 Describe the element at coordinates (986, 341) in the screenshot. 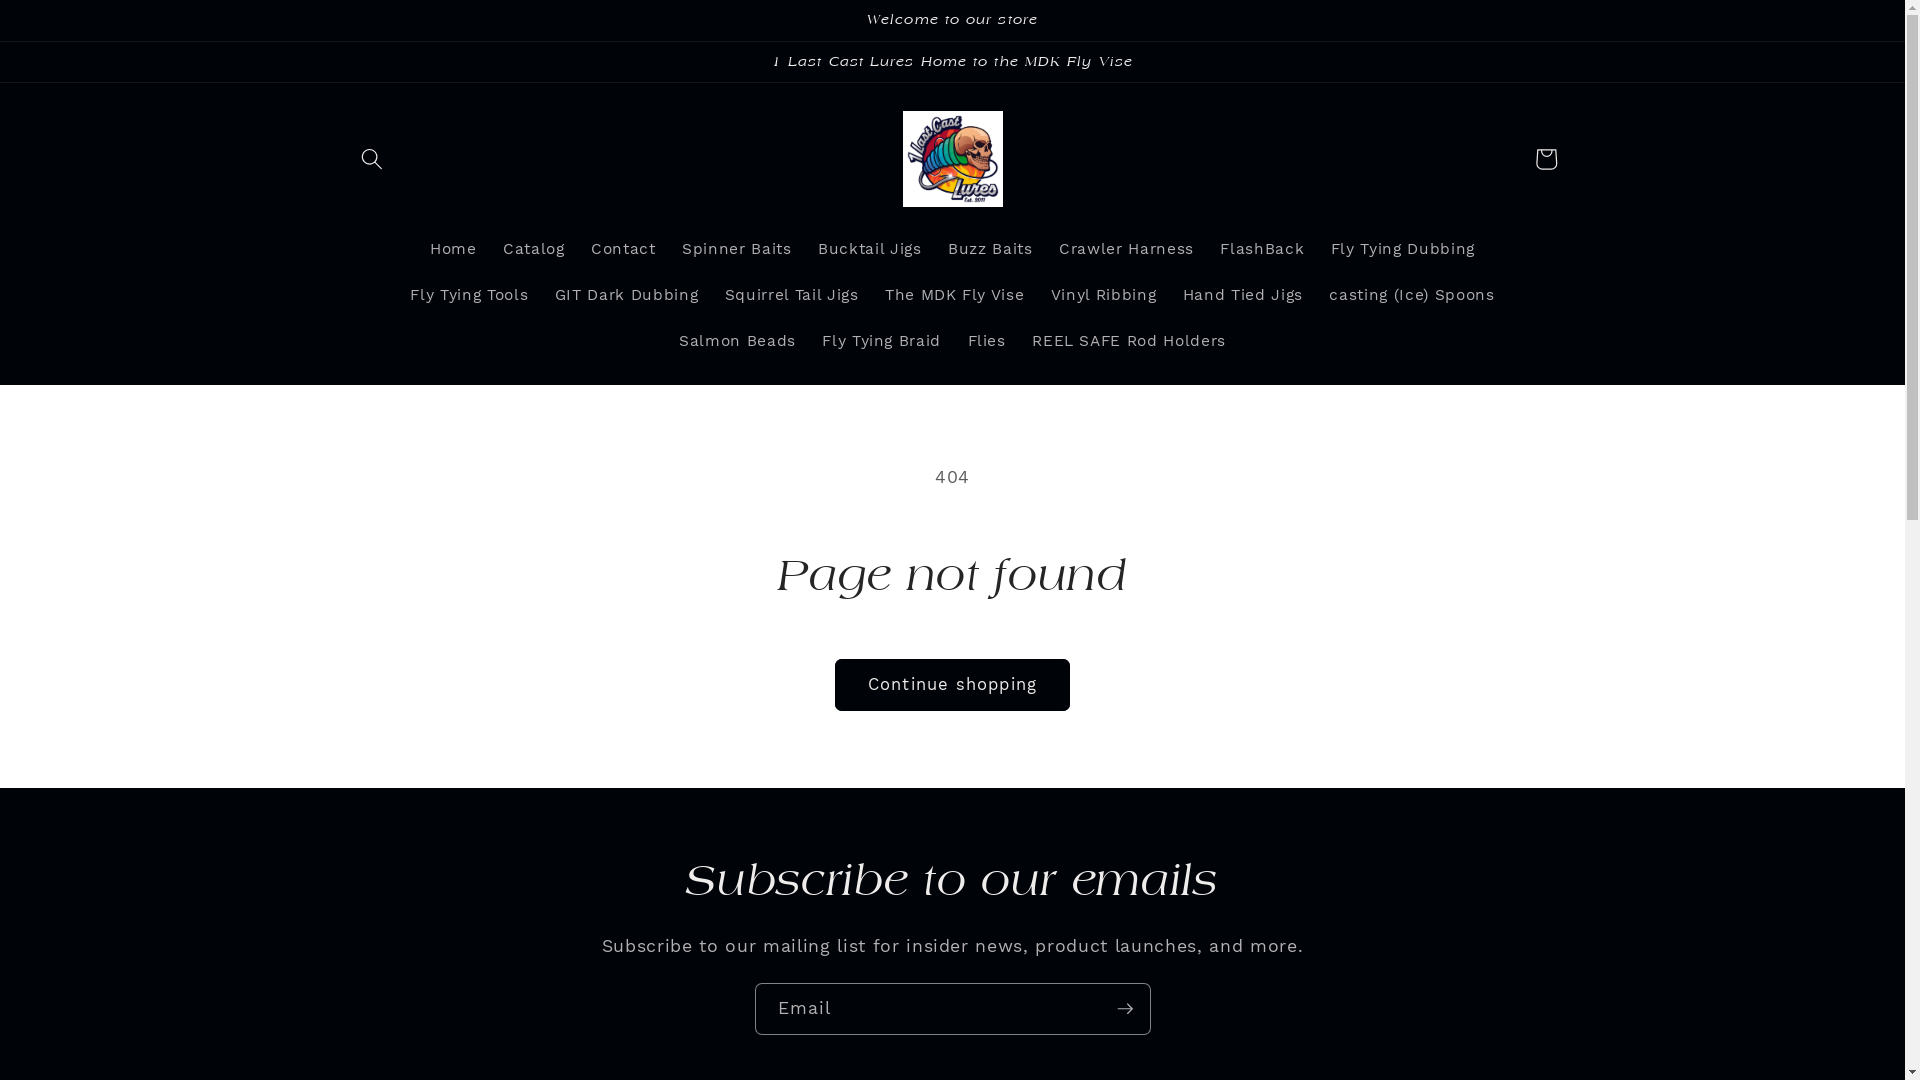

I see `'Flies'` at that location.